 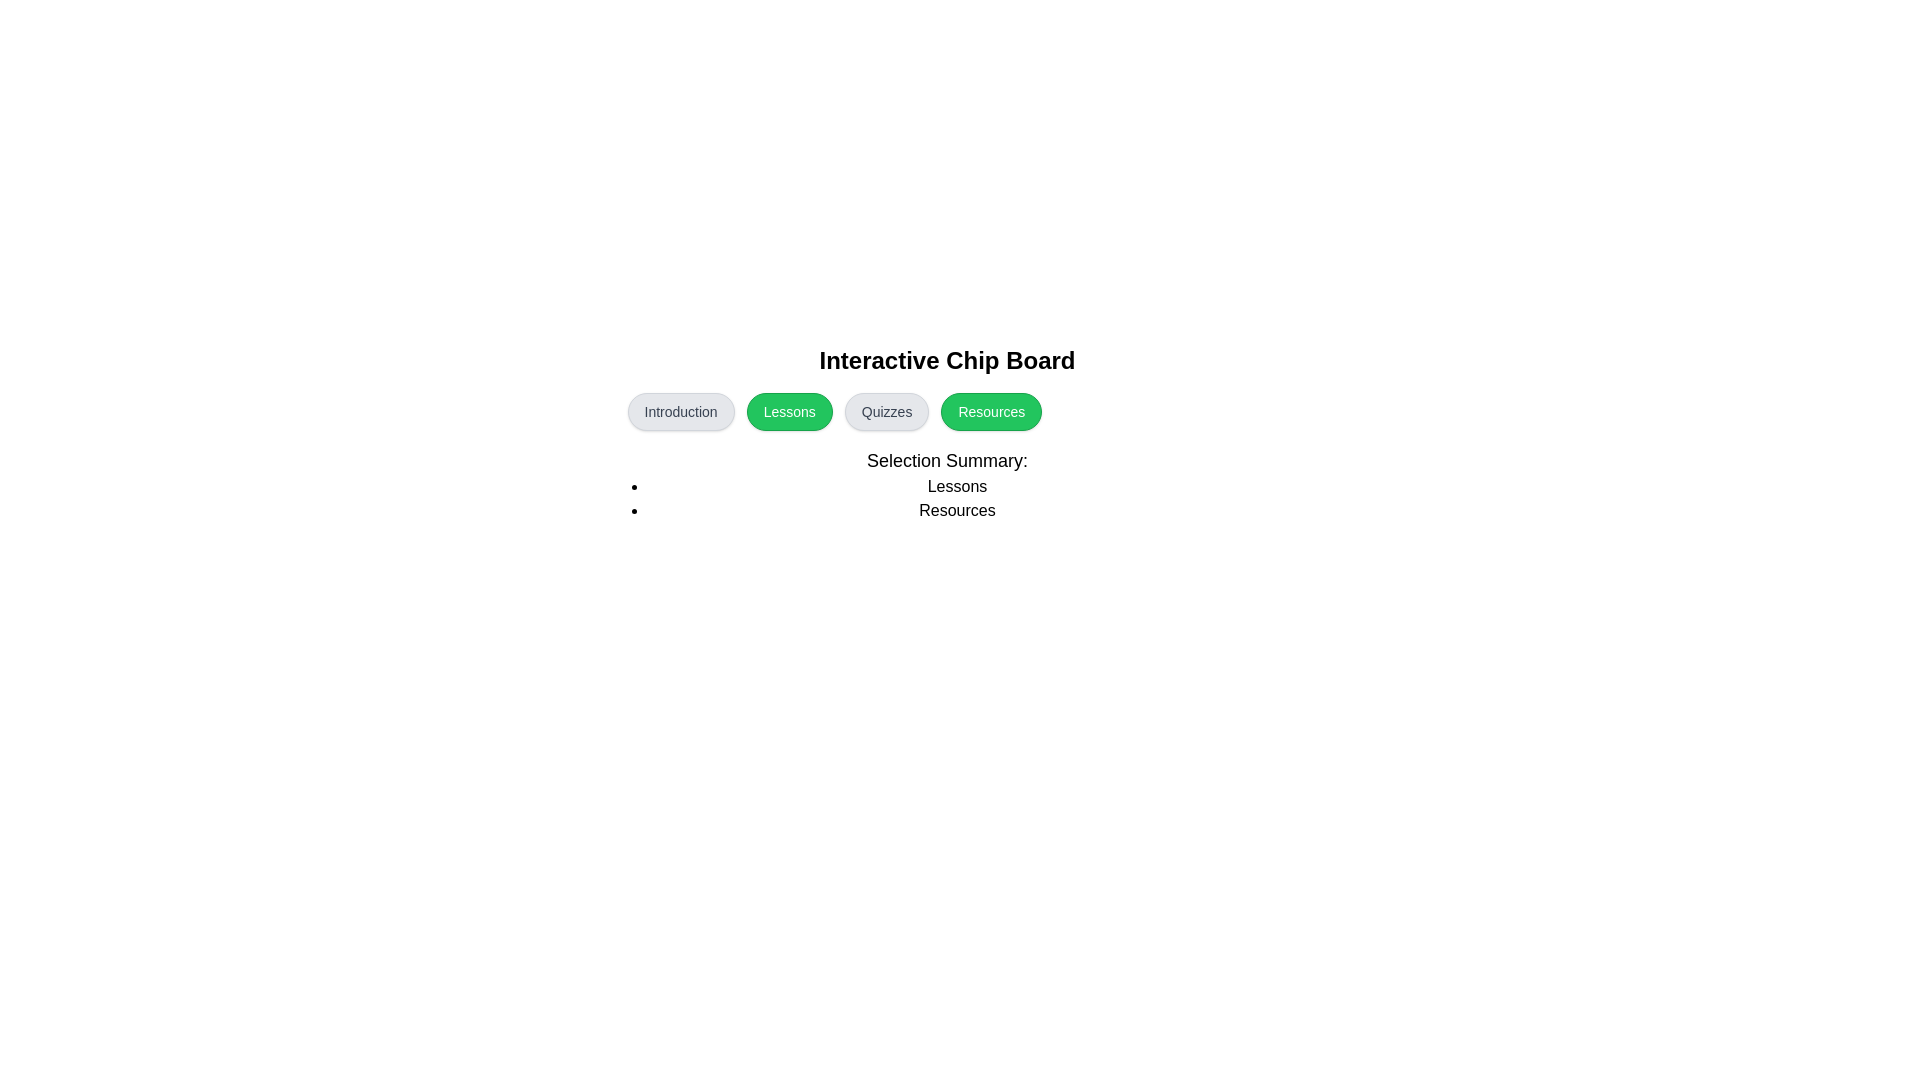 What do you see at coordinates (681, 411) in the screenshot?
I see `the 'Introduction' button located under the 'Interactive Chip Board' title` at bounding box center [681, 411].